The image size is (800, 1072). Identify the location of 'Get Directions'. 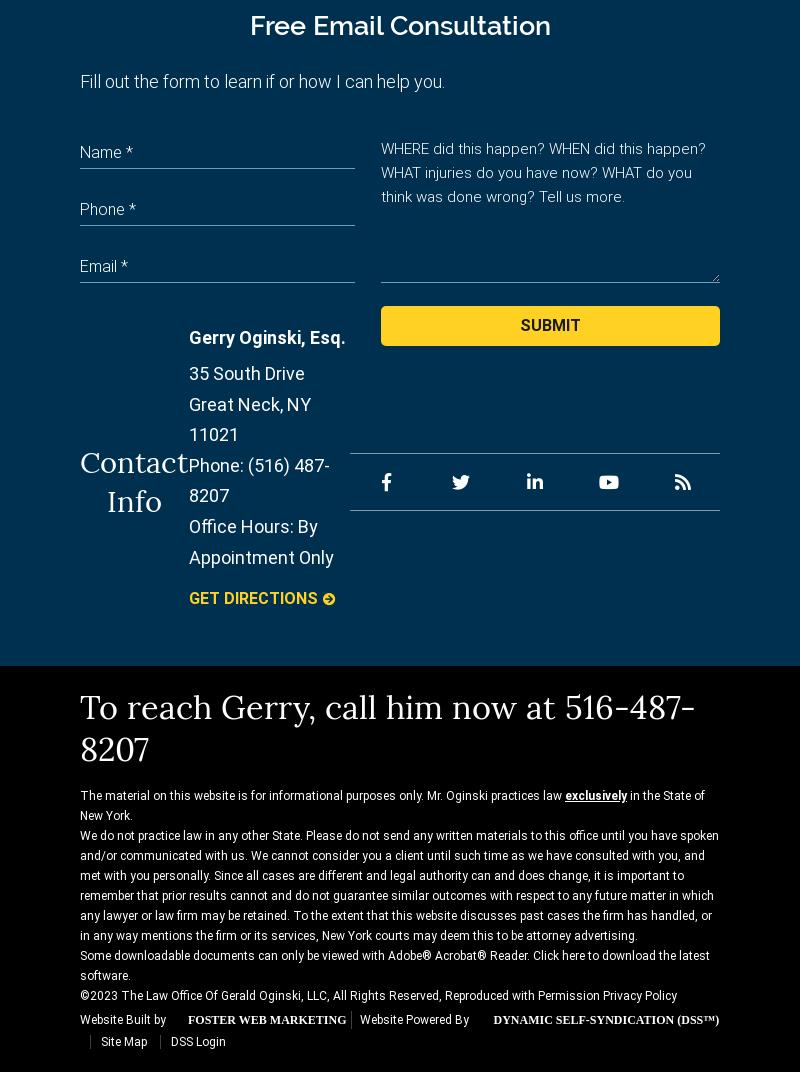
(187, 597).